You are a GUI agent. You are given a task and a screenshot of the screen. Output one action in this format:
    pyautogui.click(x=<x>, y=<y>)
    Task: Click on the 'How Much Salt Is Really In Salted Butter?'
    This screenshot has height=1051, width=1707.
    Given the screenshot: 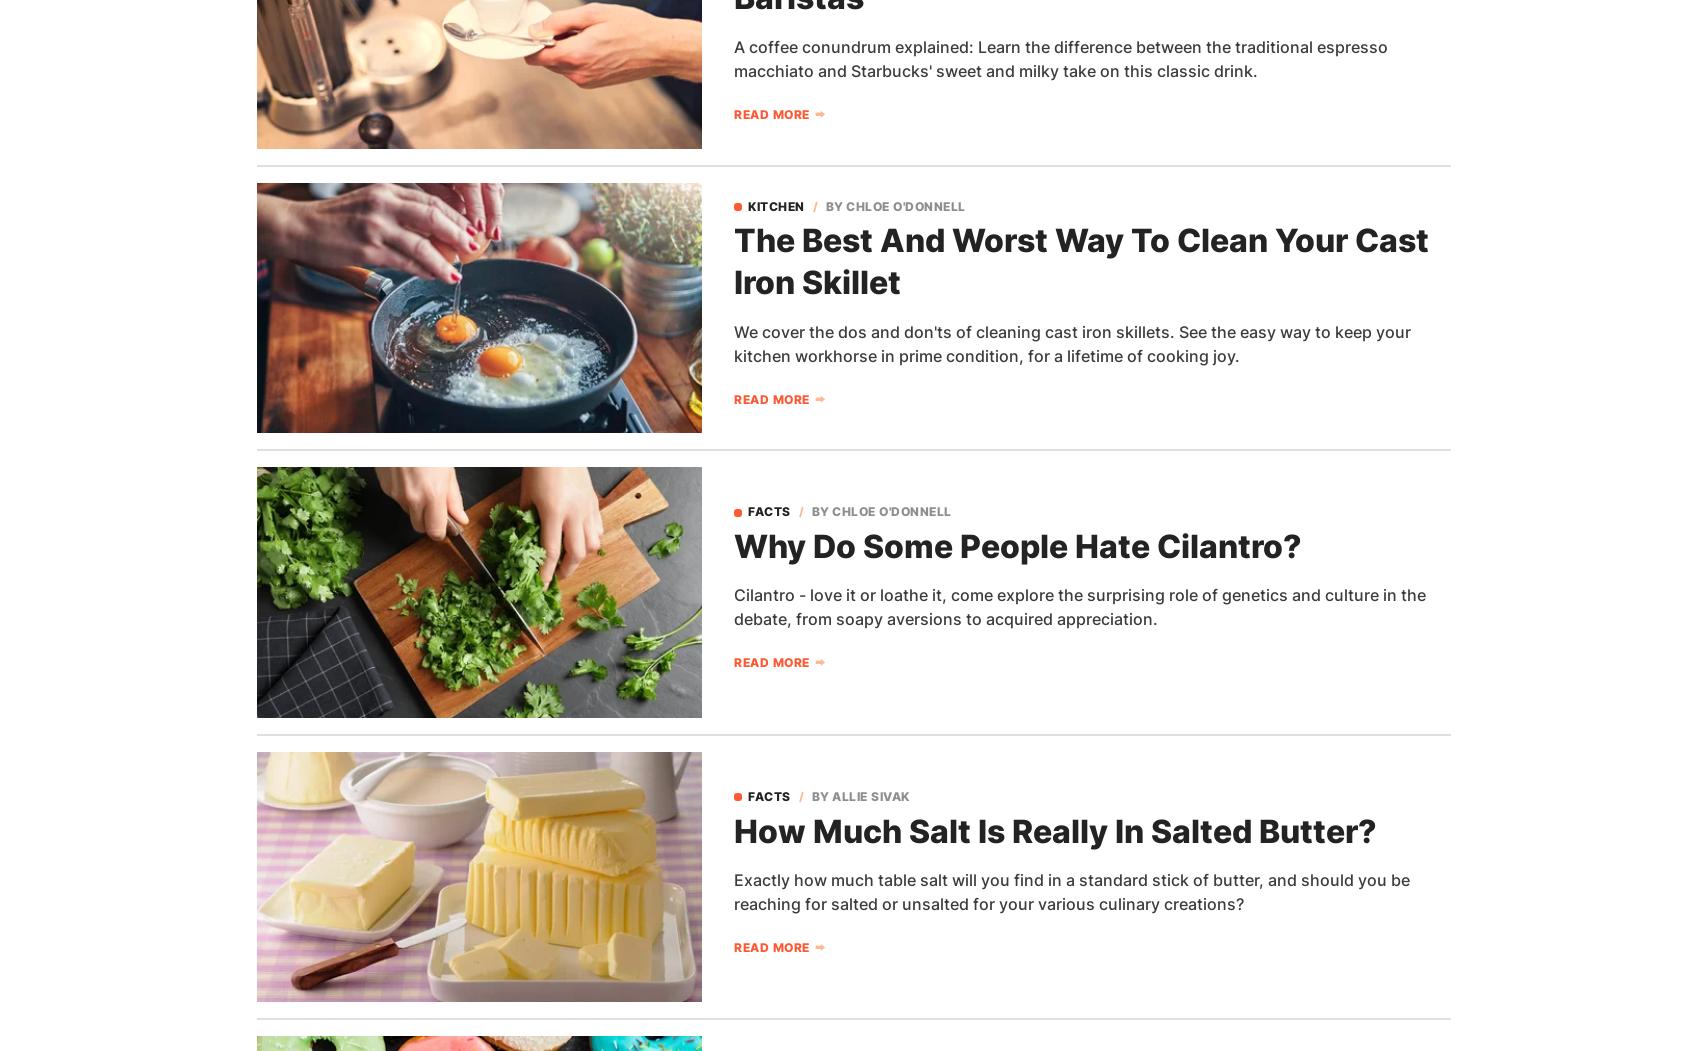 What is the action you would take?
    pyautogui.click(x=1054, y=830)
    